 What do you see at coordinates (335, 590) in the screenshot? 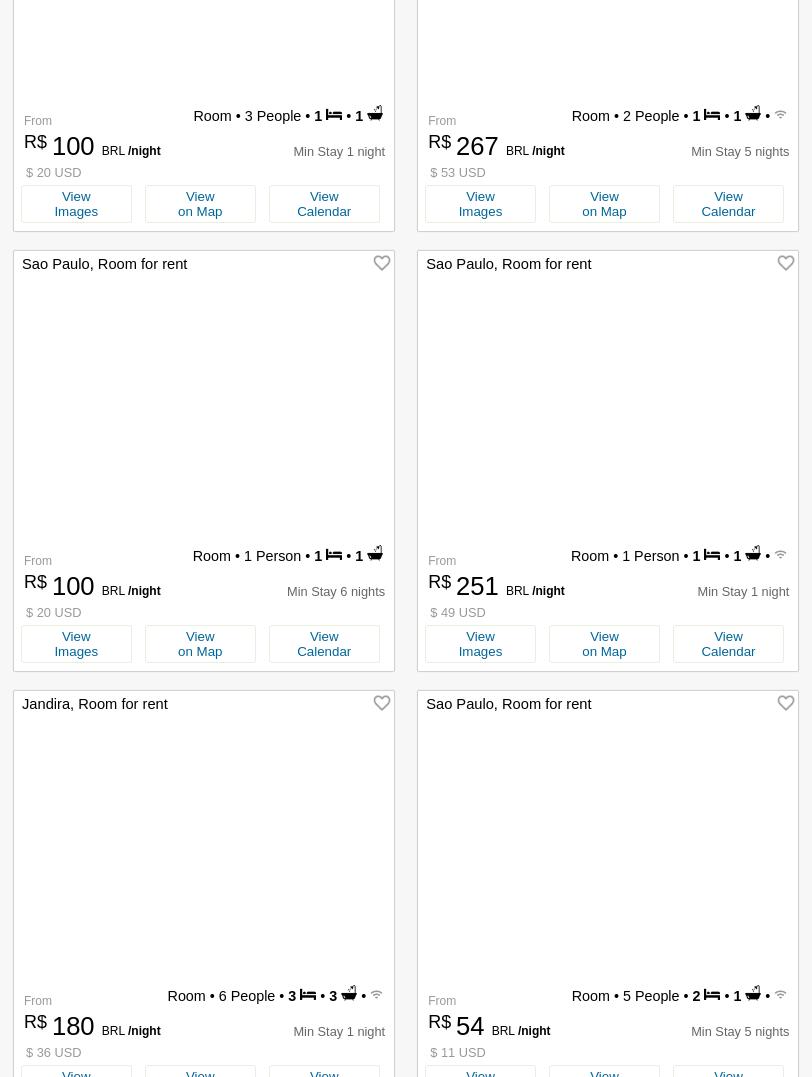
I see `'Min Stay 6 nights'` at bounding box center [335, 590].